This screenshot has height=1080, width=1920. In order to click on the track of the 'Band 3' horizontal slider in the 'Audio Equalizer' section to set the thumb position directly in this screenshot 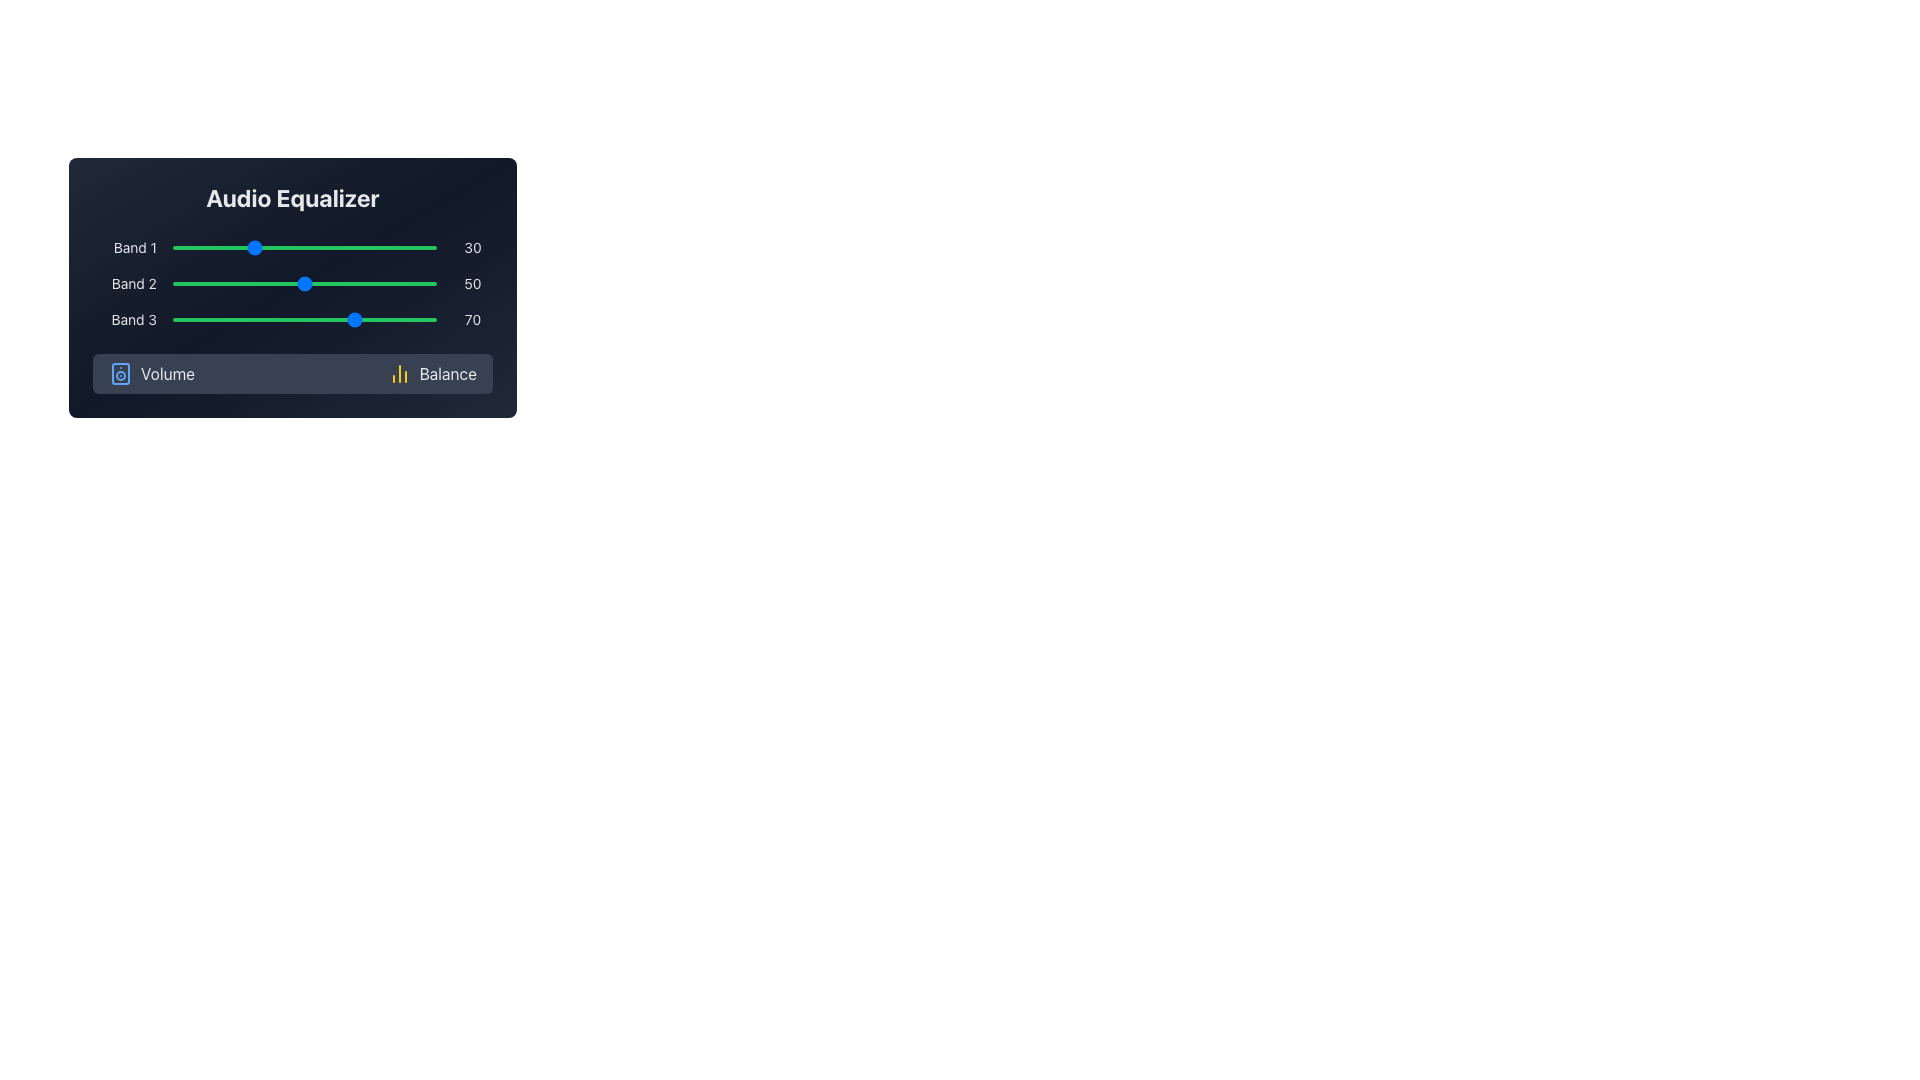, I will do `click(291, 319)`.